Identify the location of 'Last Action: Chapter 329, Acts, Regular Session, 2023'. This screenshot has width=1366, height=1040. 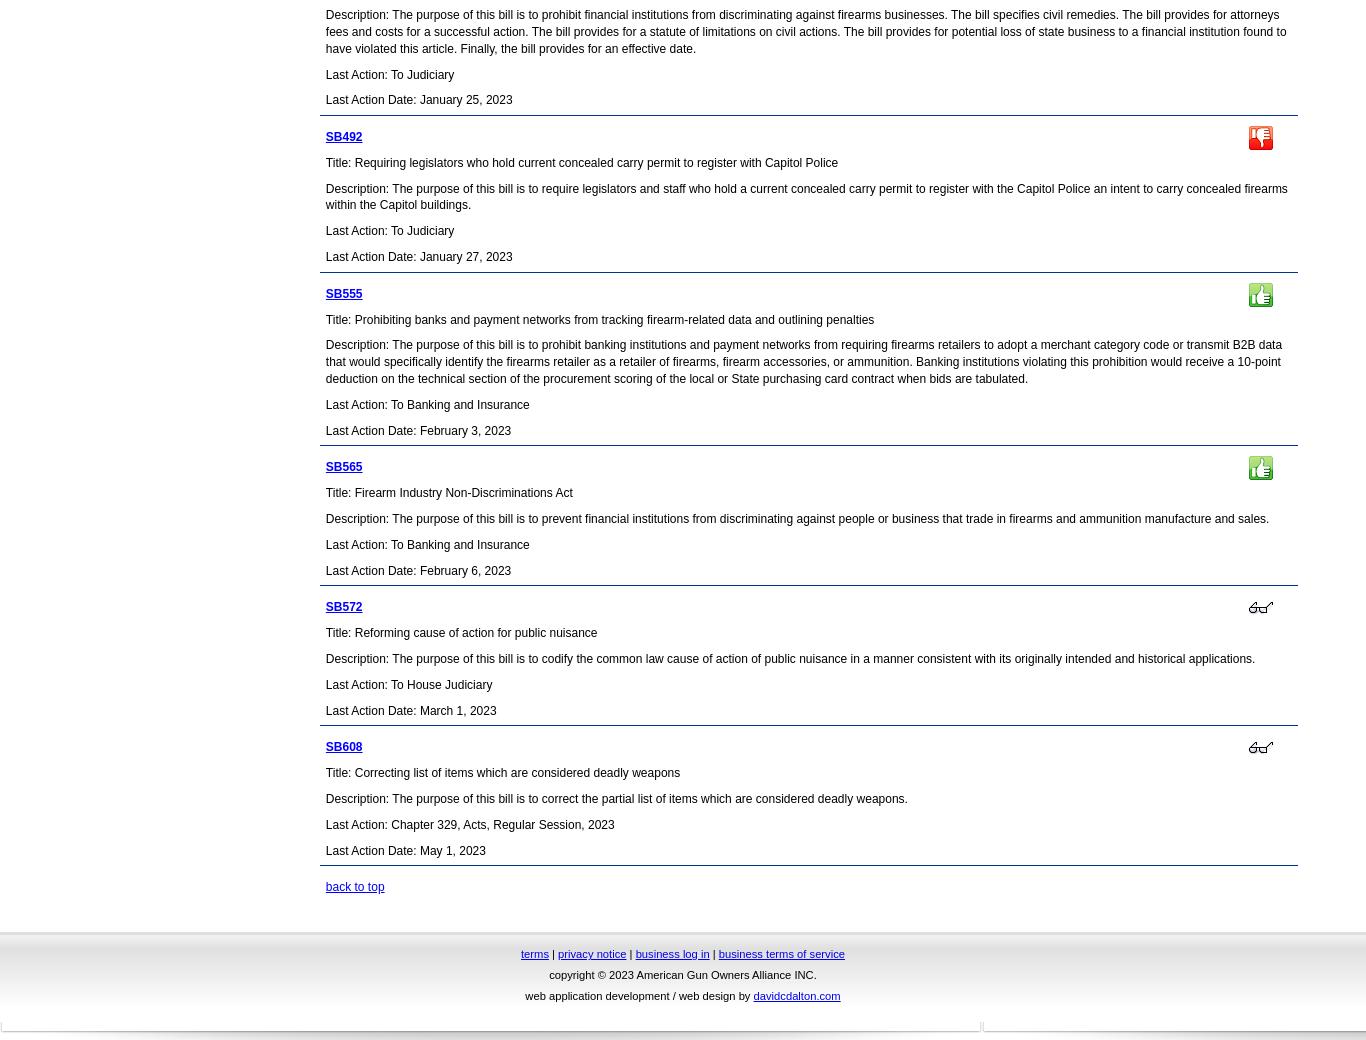
(324, 822).